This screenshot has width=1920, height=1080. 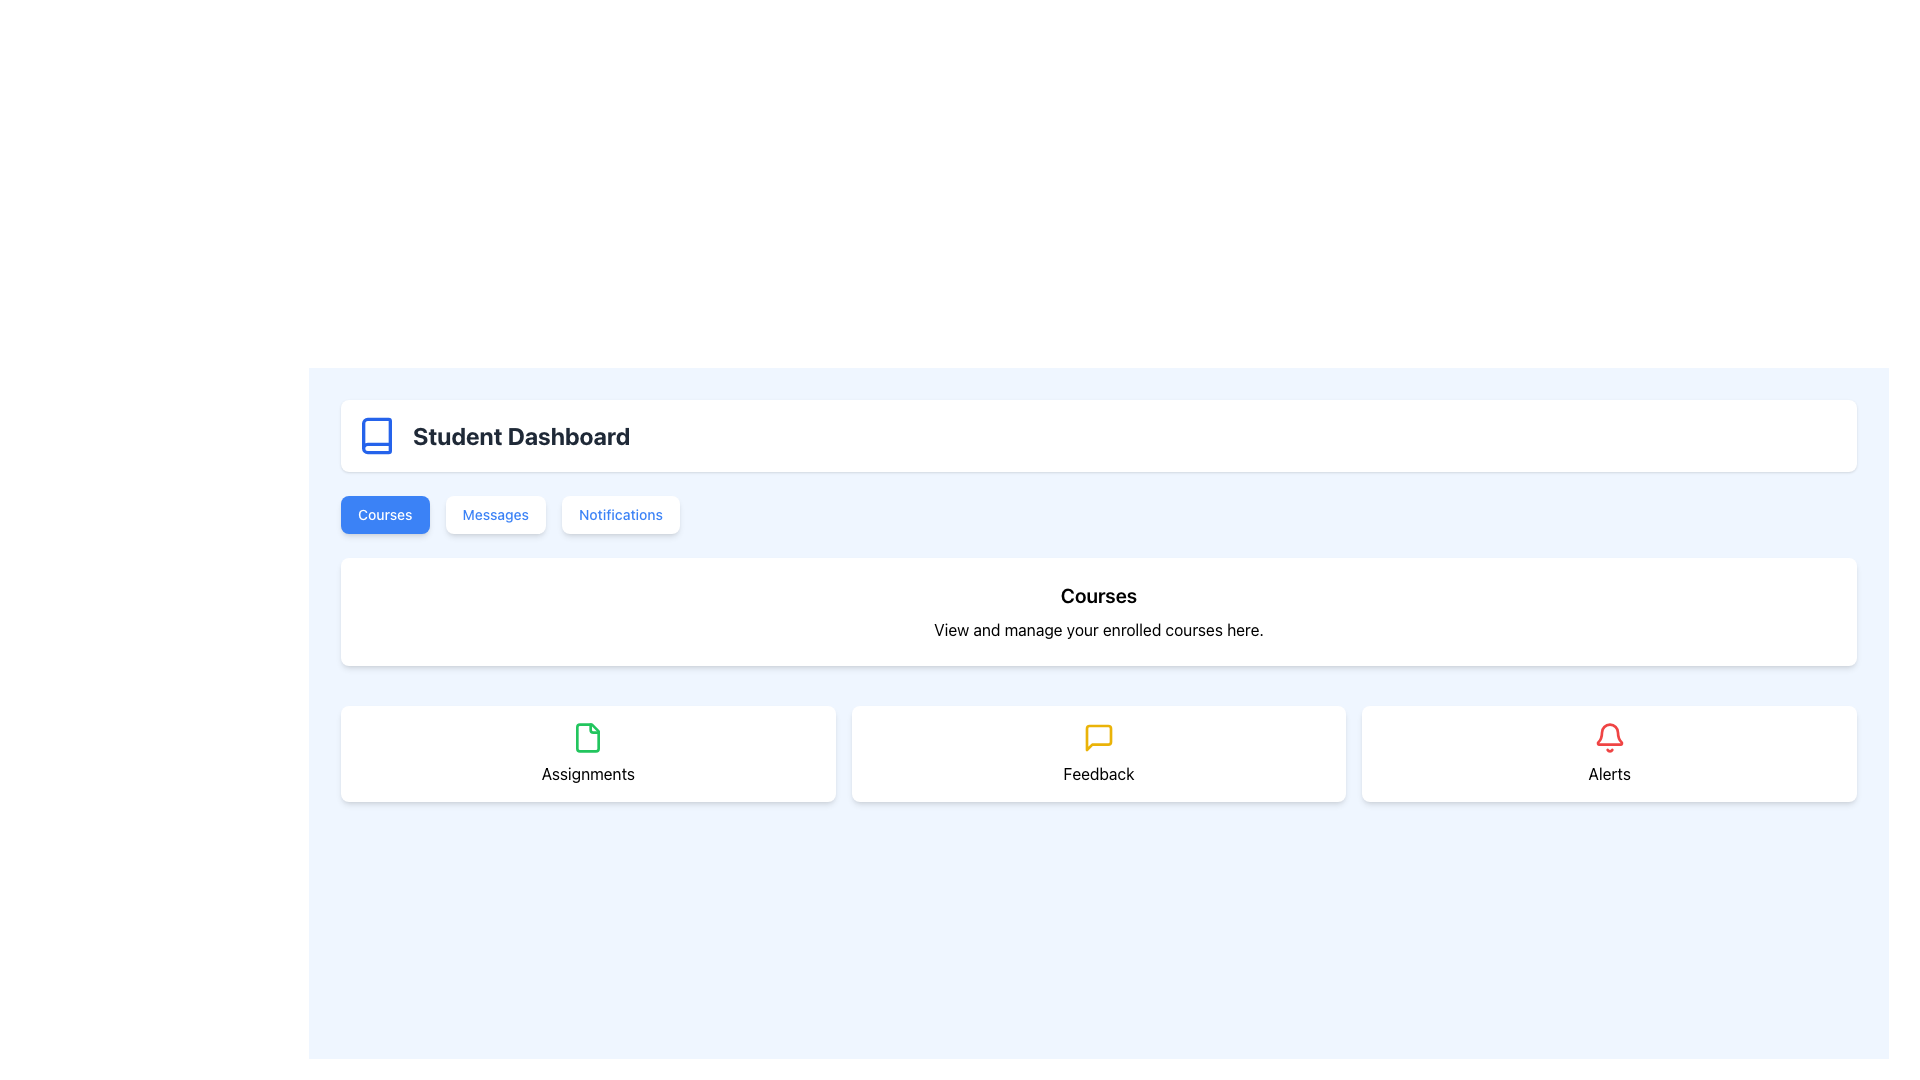 I want to click on the blue button labeled 'Courses' to observe the hover effects, so click(x=385, y=514).